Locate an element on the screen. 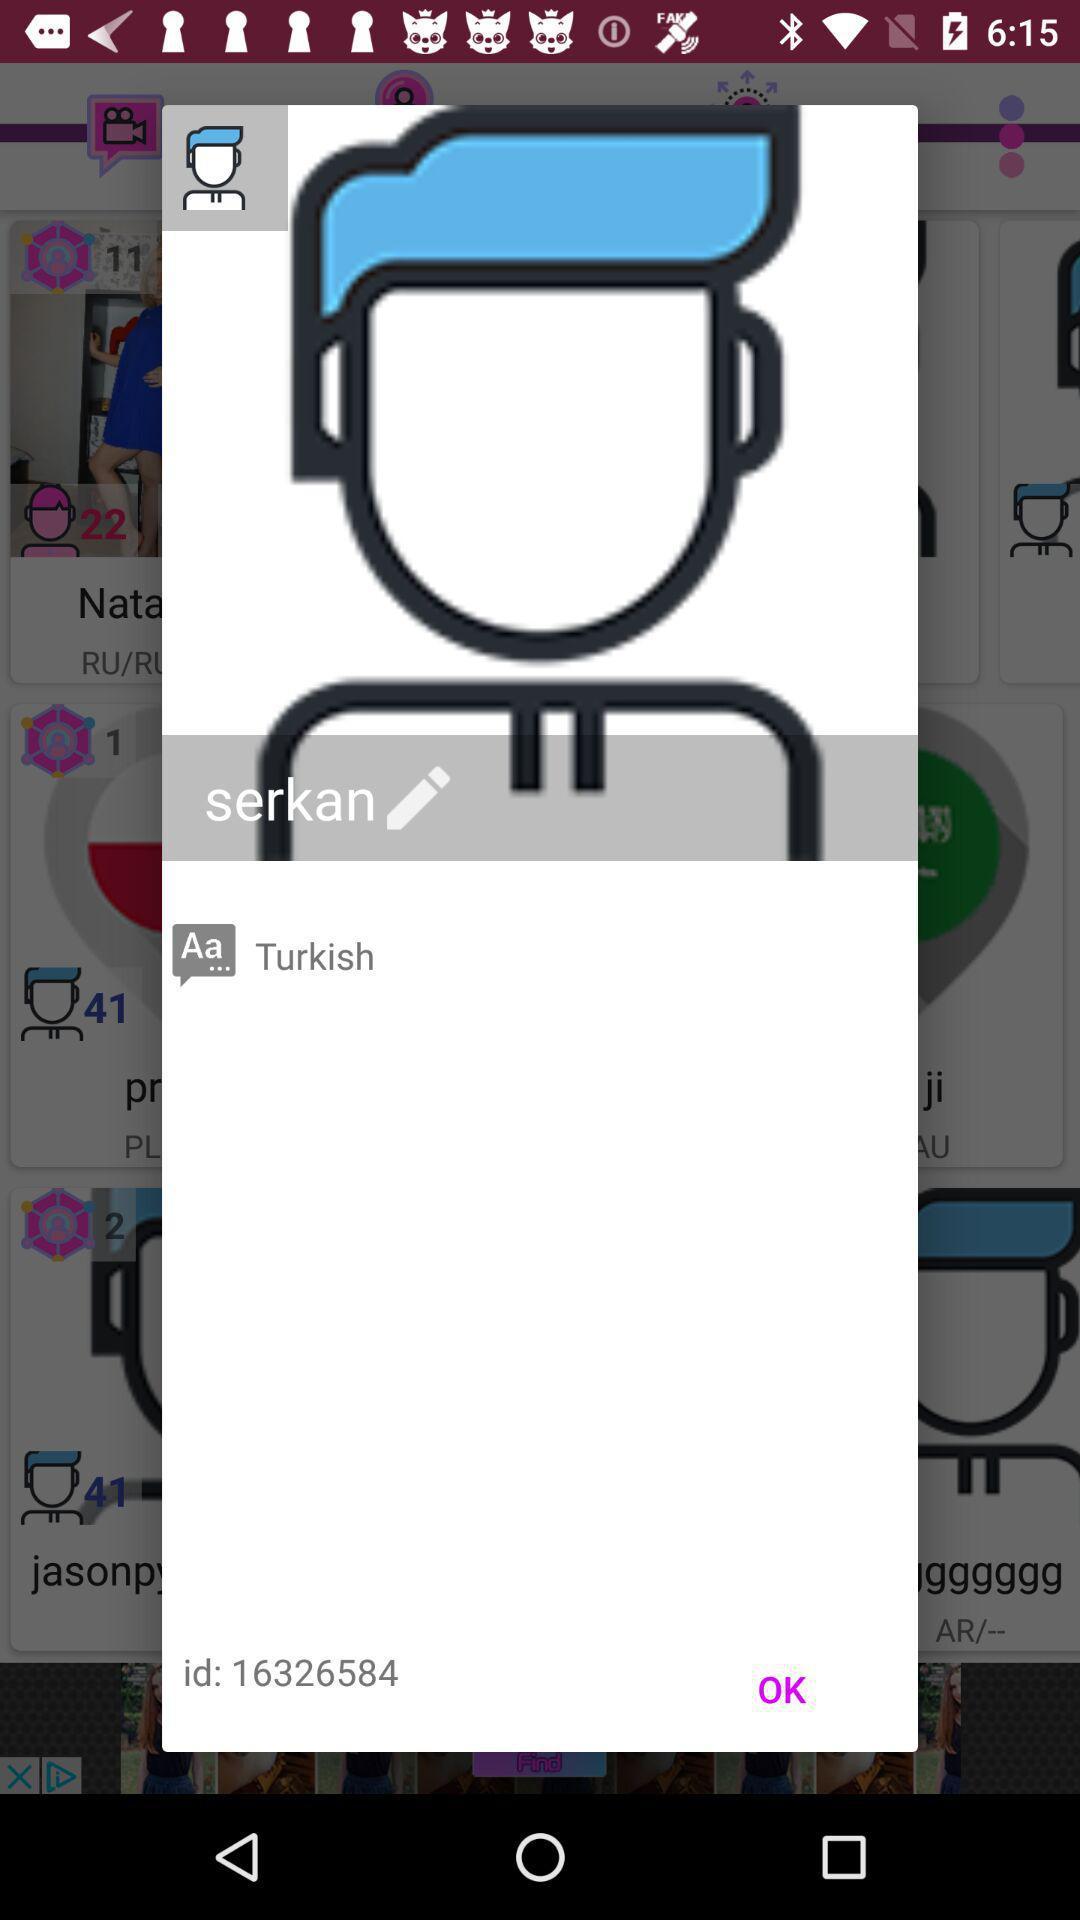 The image size is (1080, 1920). item next to the id: 16326584 is located at coordinates (780, 1688).